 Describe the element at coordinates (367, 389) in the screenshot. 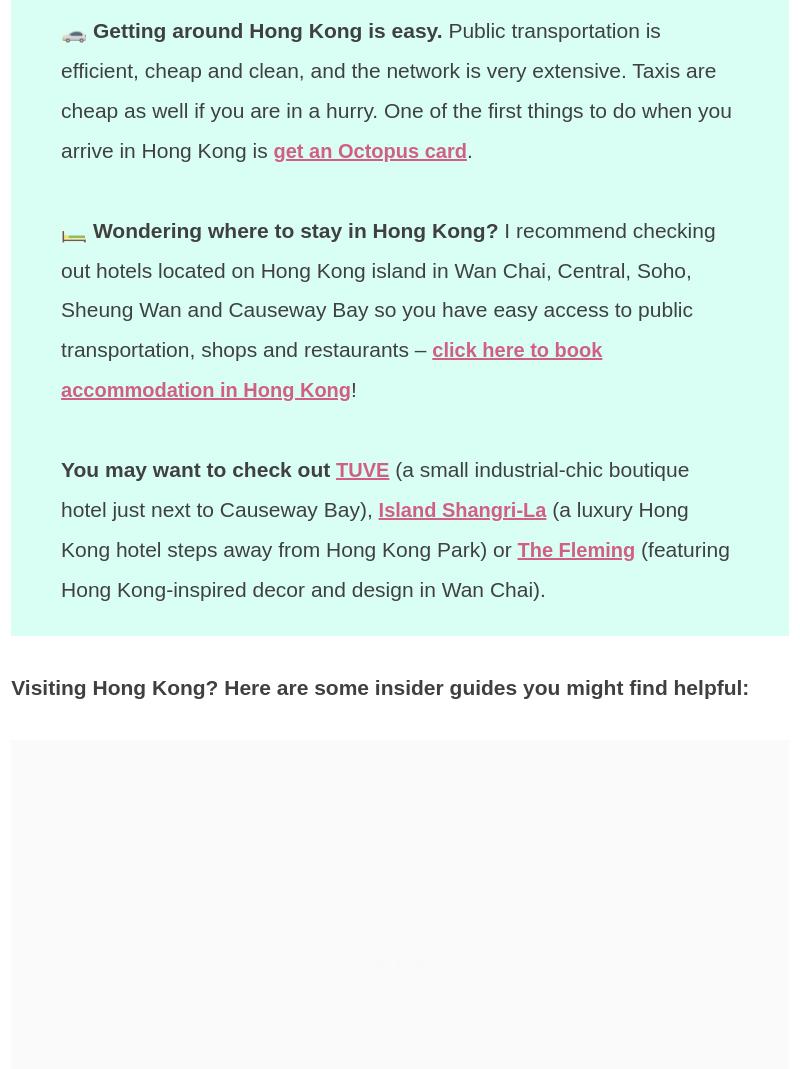

I see `'!'` at that location.